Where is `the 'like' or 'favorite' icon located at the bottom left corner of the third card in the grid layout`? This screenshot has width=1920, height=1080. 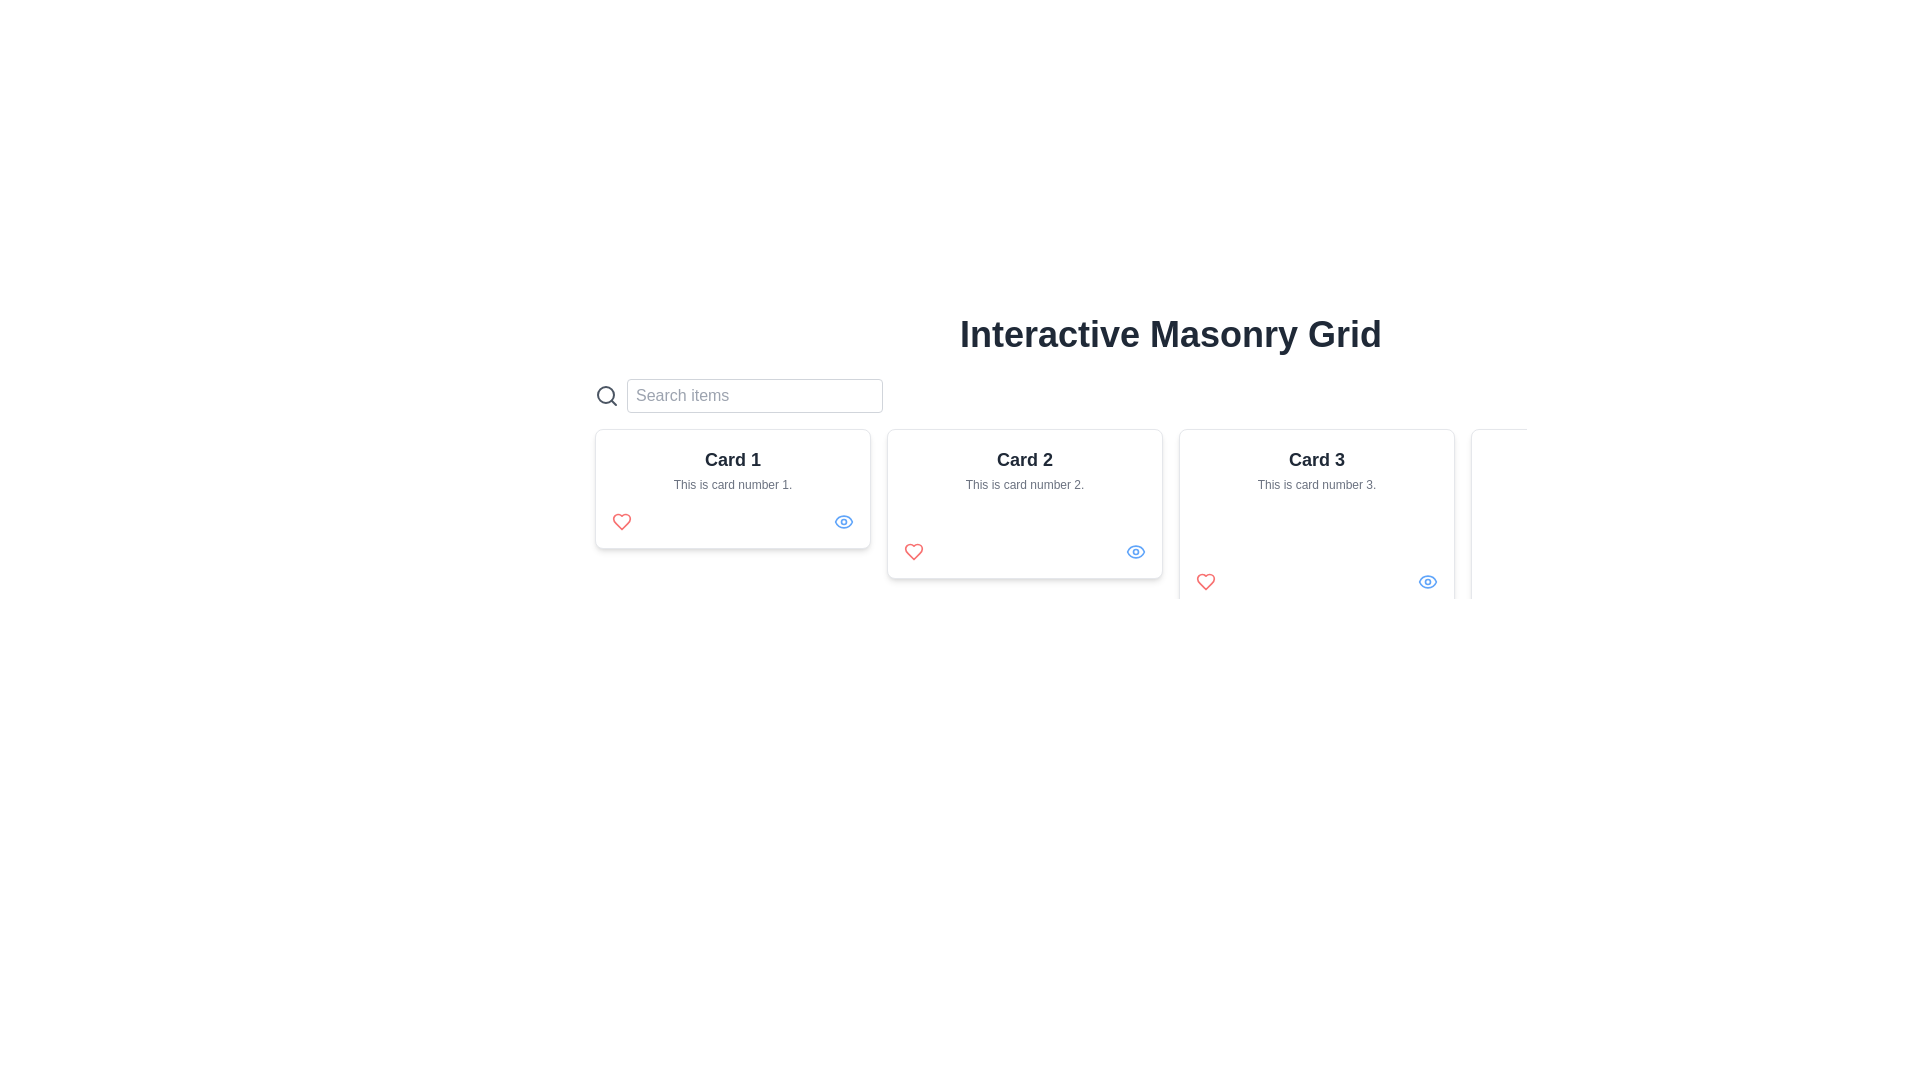 the 'like' or 'favorite' icon located at the bottom left corner of the third card in the grid layout is located at coordinates (1204, 582).